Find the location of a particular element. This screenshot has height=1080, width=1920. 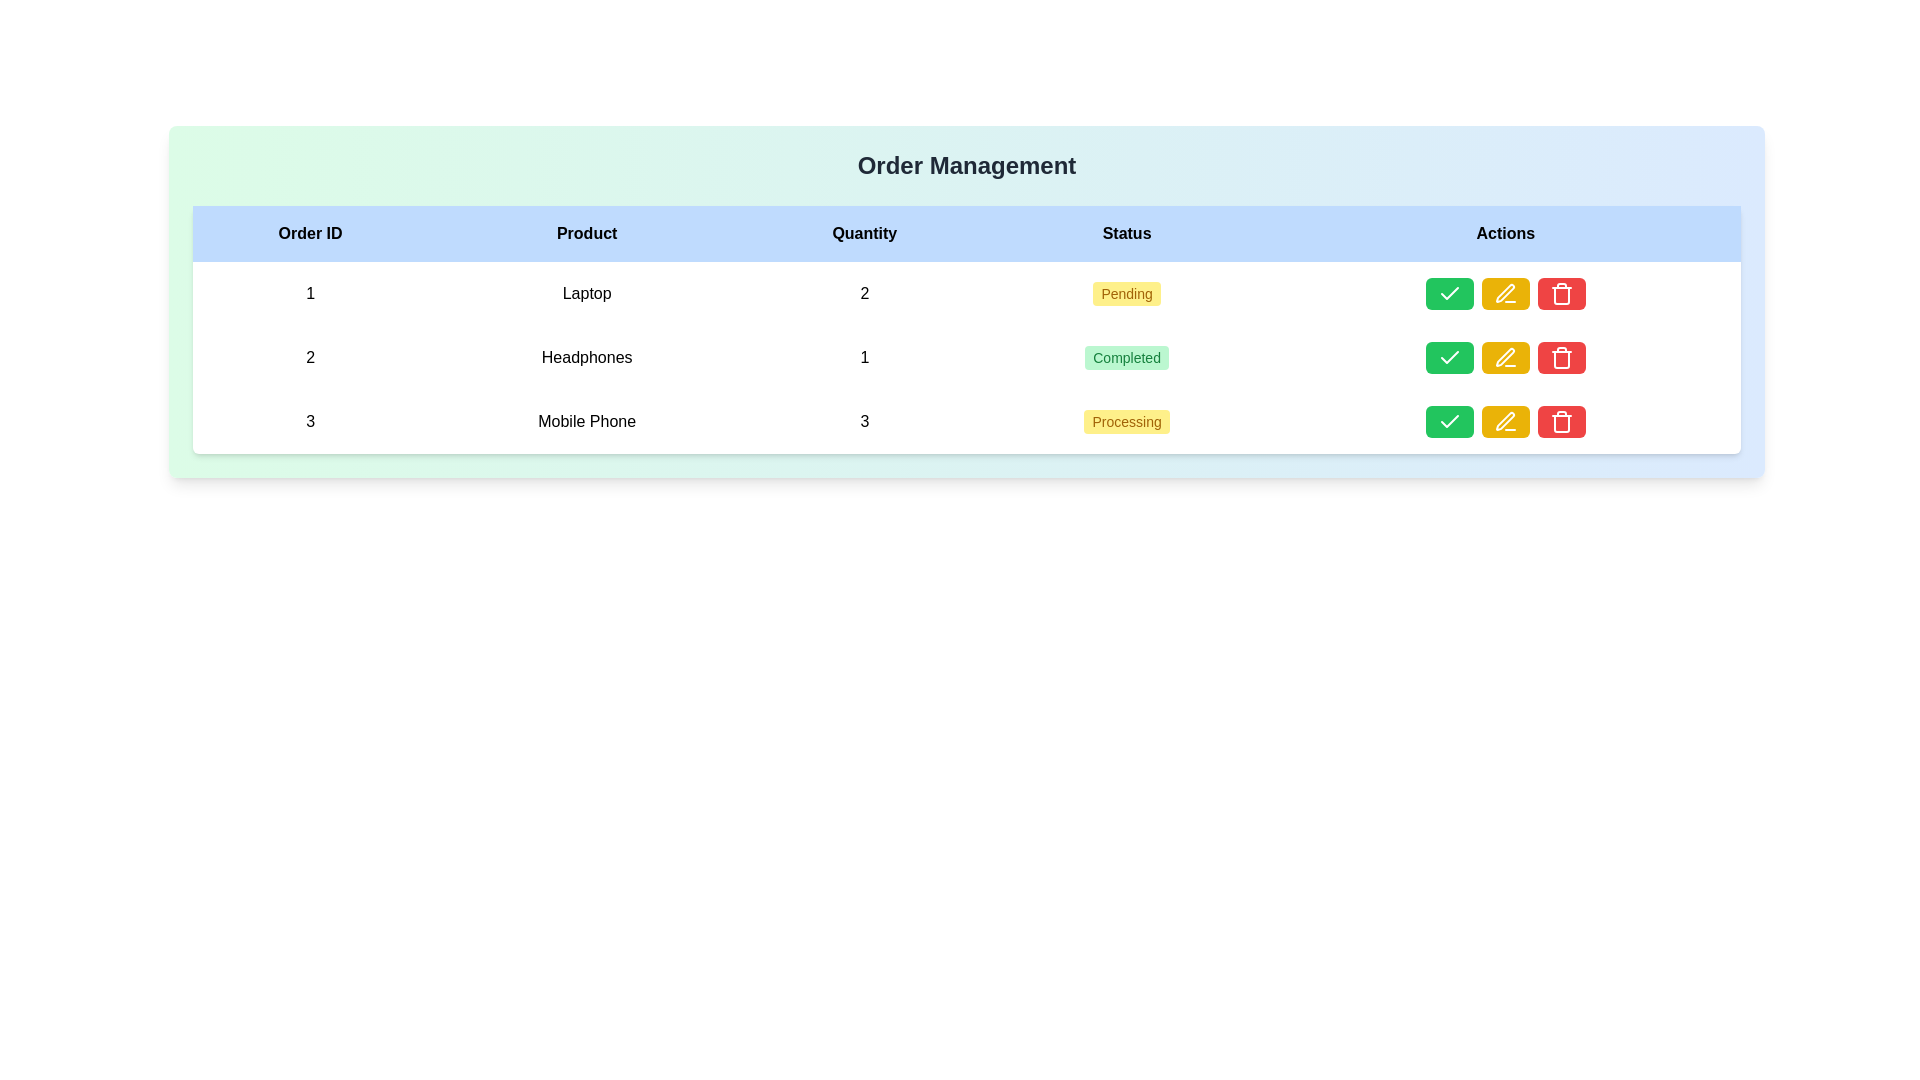

the displayed text on the 'Completed' Indicator Tag, which is a rectangular button-like component with rounded corners and a green background, located in the 'Status' column of the second row in a tabular layout is located at coordinates (1127, 357).